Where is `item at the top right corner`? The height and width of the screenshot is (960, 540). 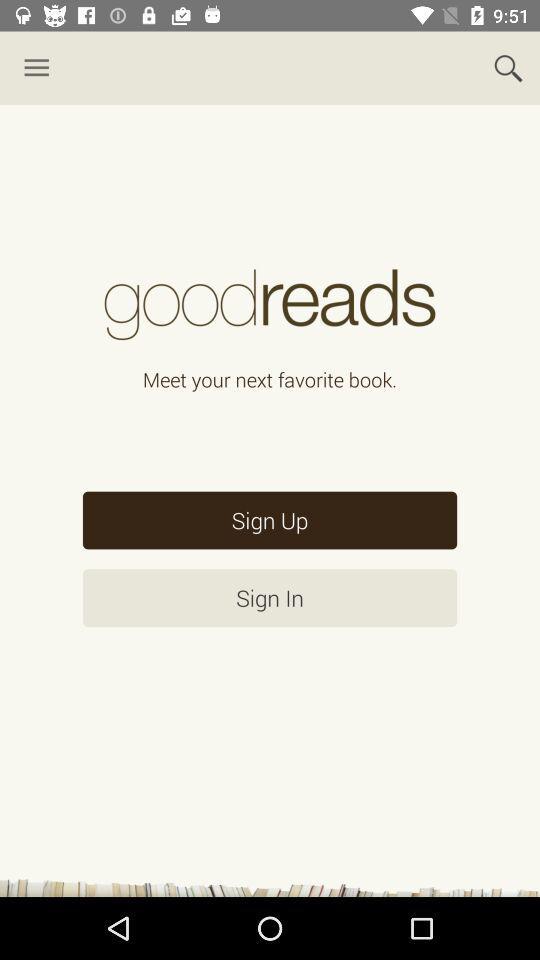
item at the top right corner is located at coordinates (508, 68).